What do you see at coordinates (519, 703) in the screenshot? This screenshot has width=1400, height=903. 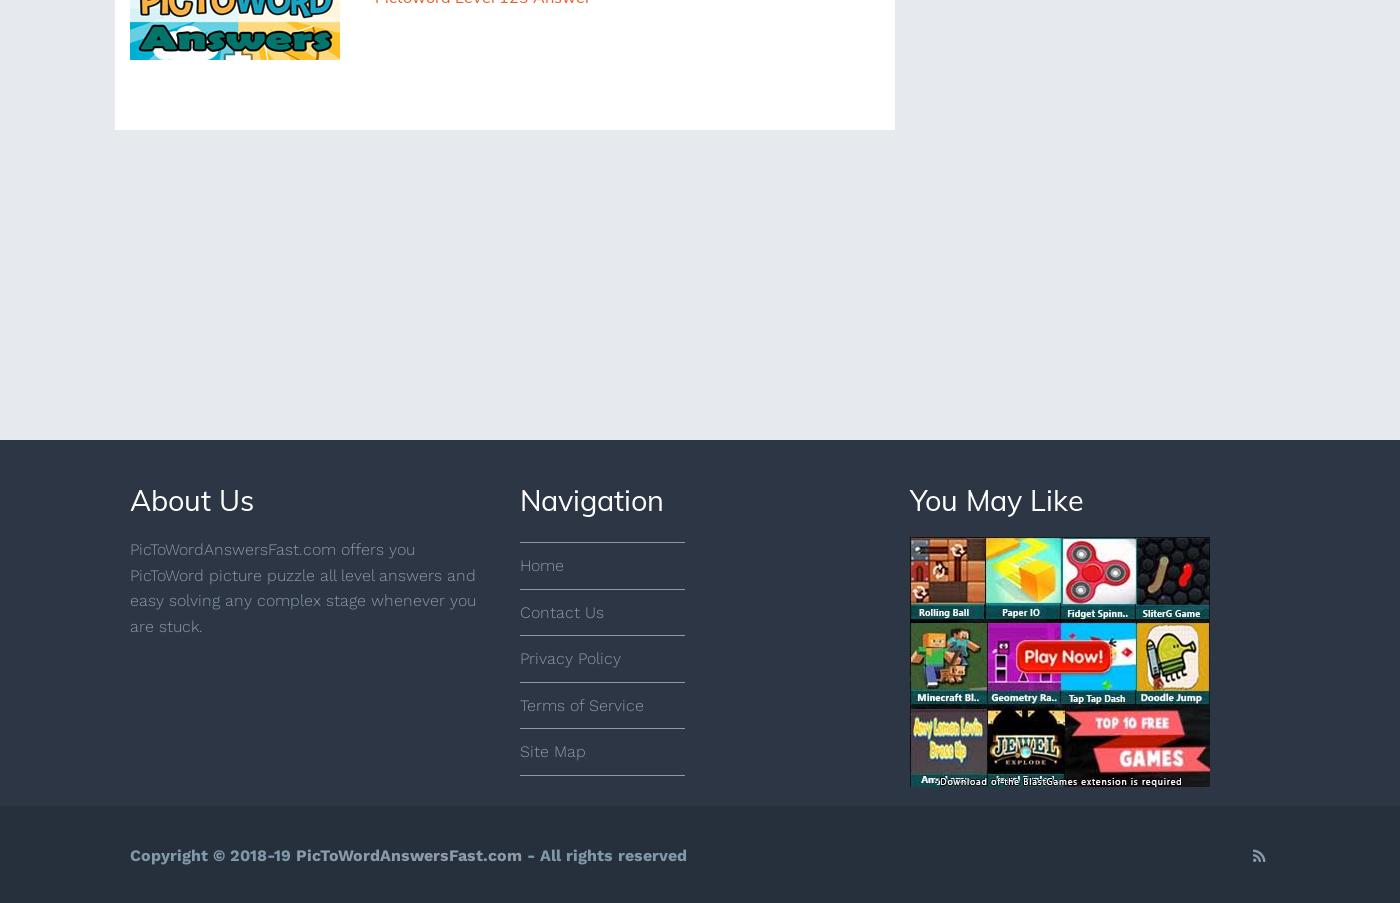 I see `'Terms of Service'` at bounding box center [519, 703].